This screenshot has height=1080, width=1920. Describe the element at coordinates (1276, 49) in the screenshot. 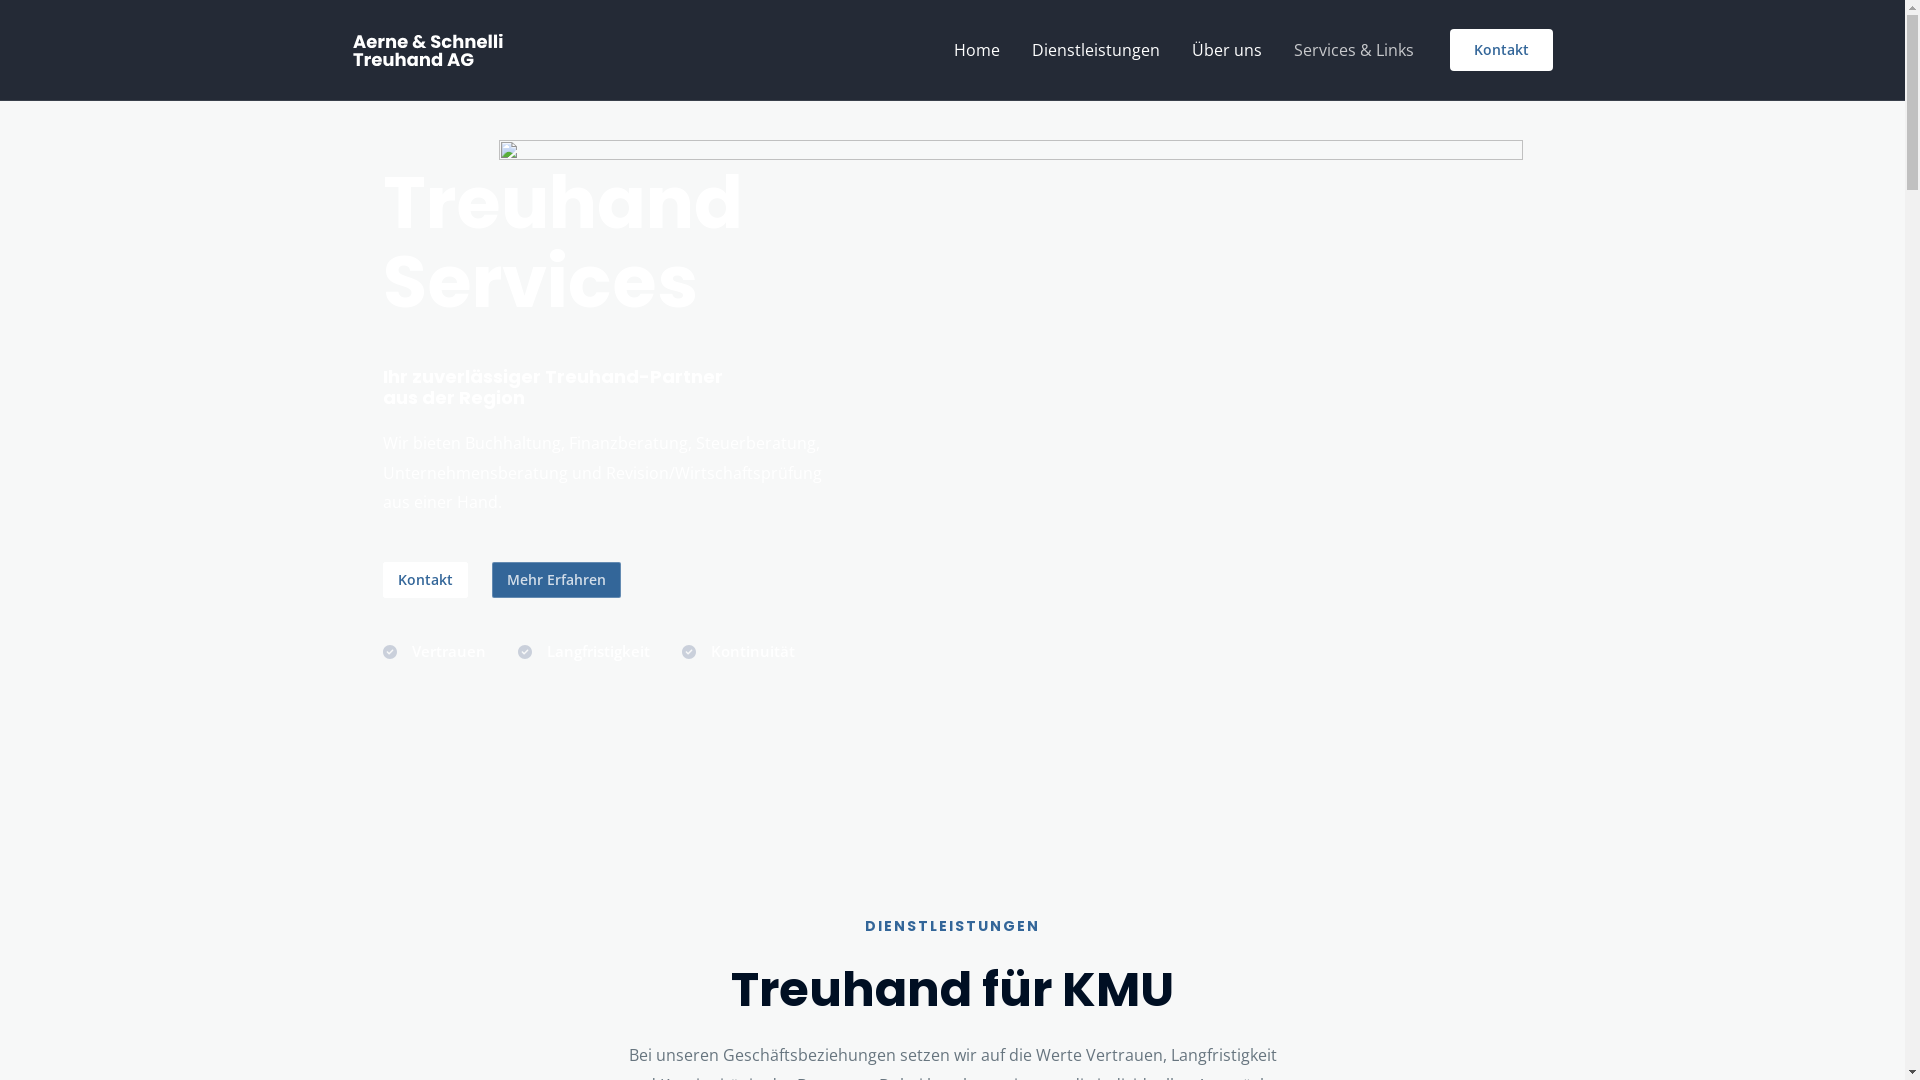

I see `'Services & Links'` at that location.